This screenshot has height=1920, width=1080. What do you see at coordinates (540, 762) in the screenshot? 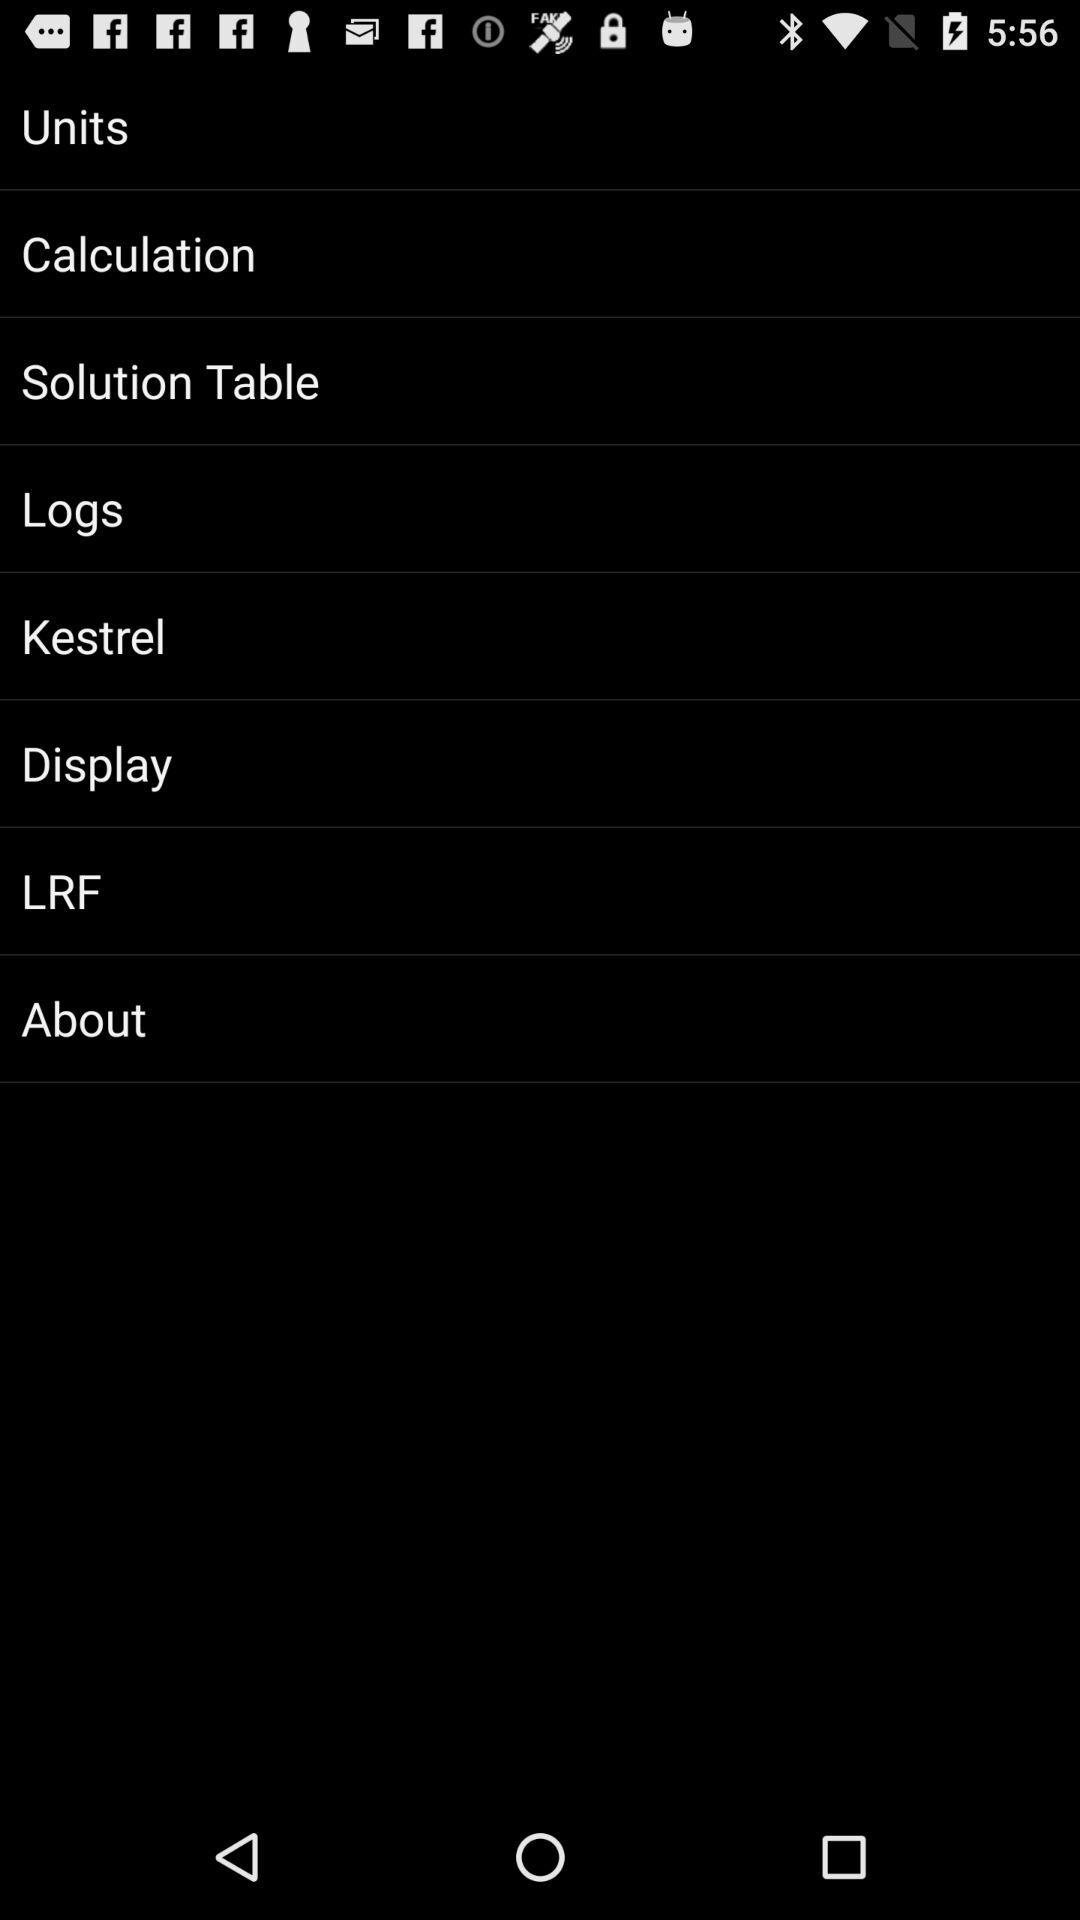
I see `display` at bounding box center [540, 762].